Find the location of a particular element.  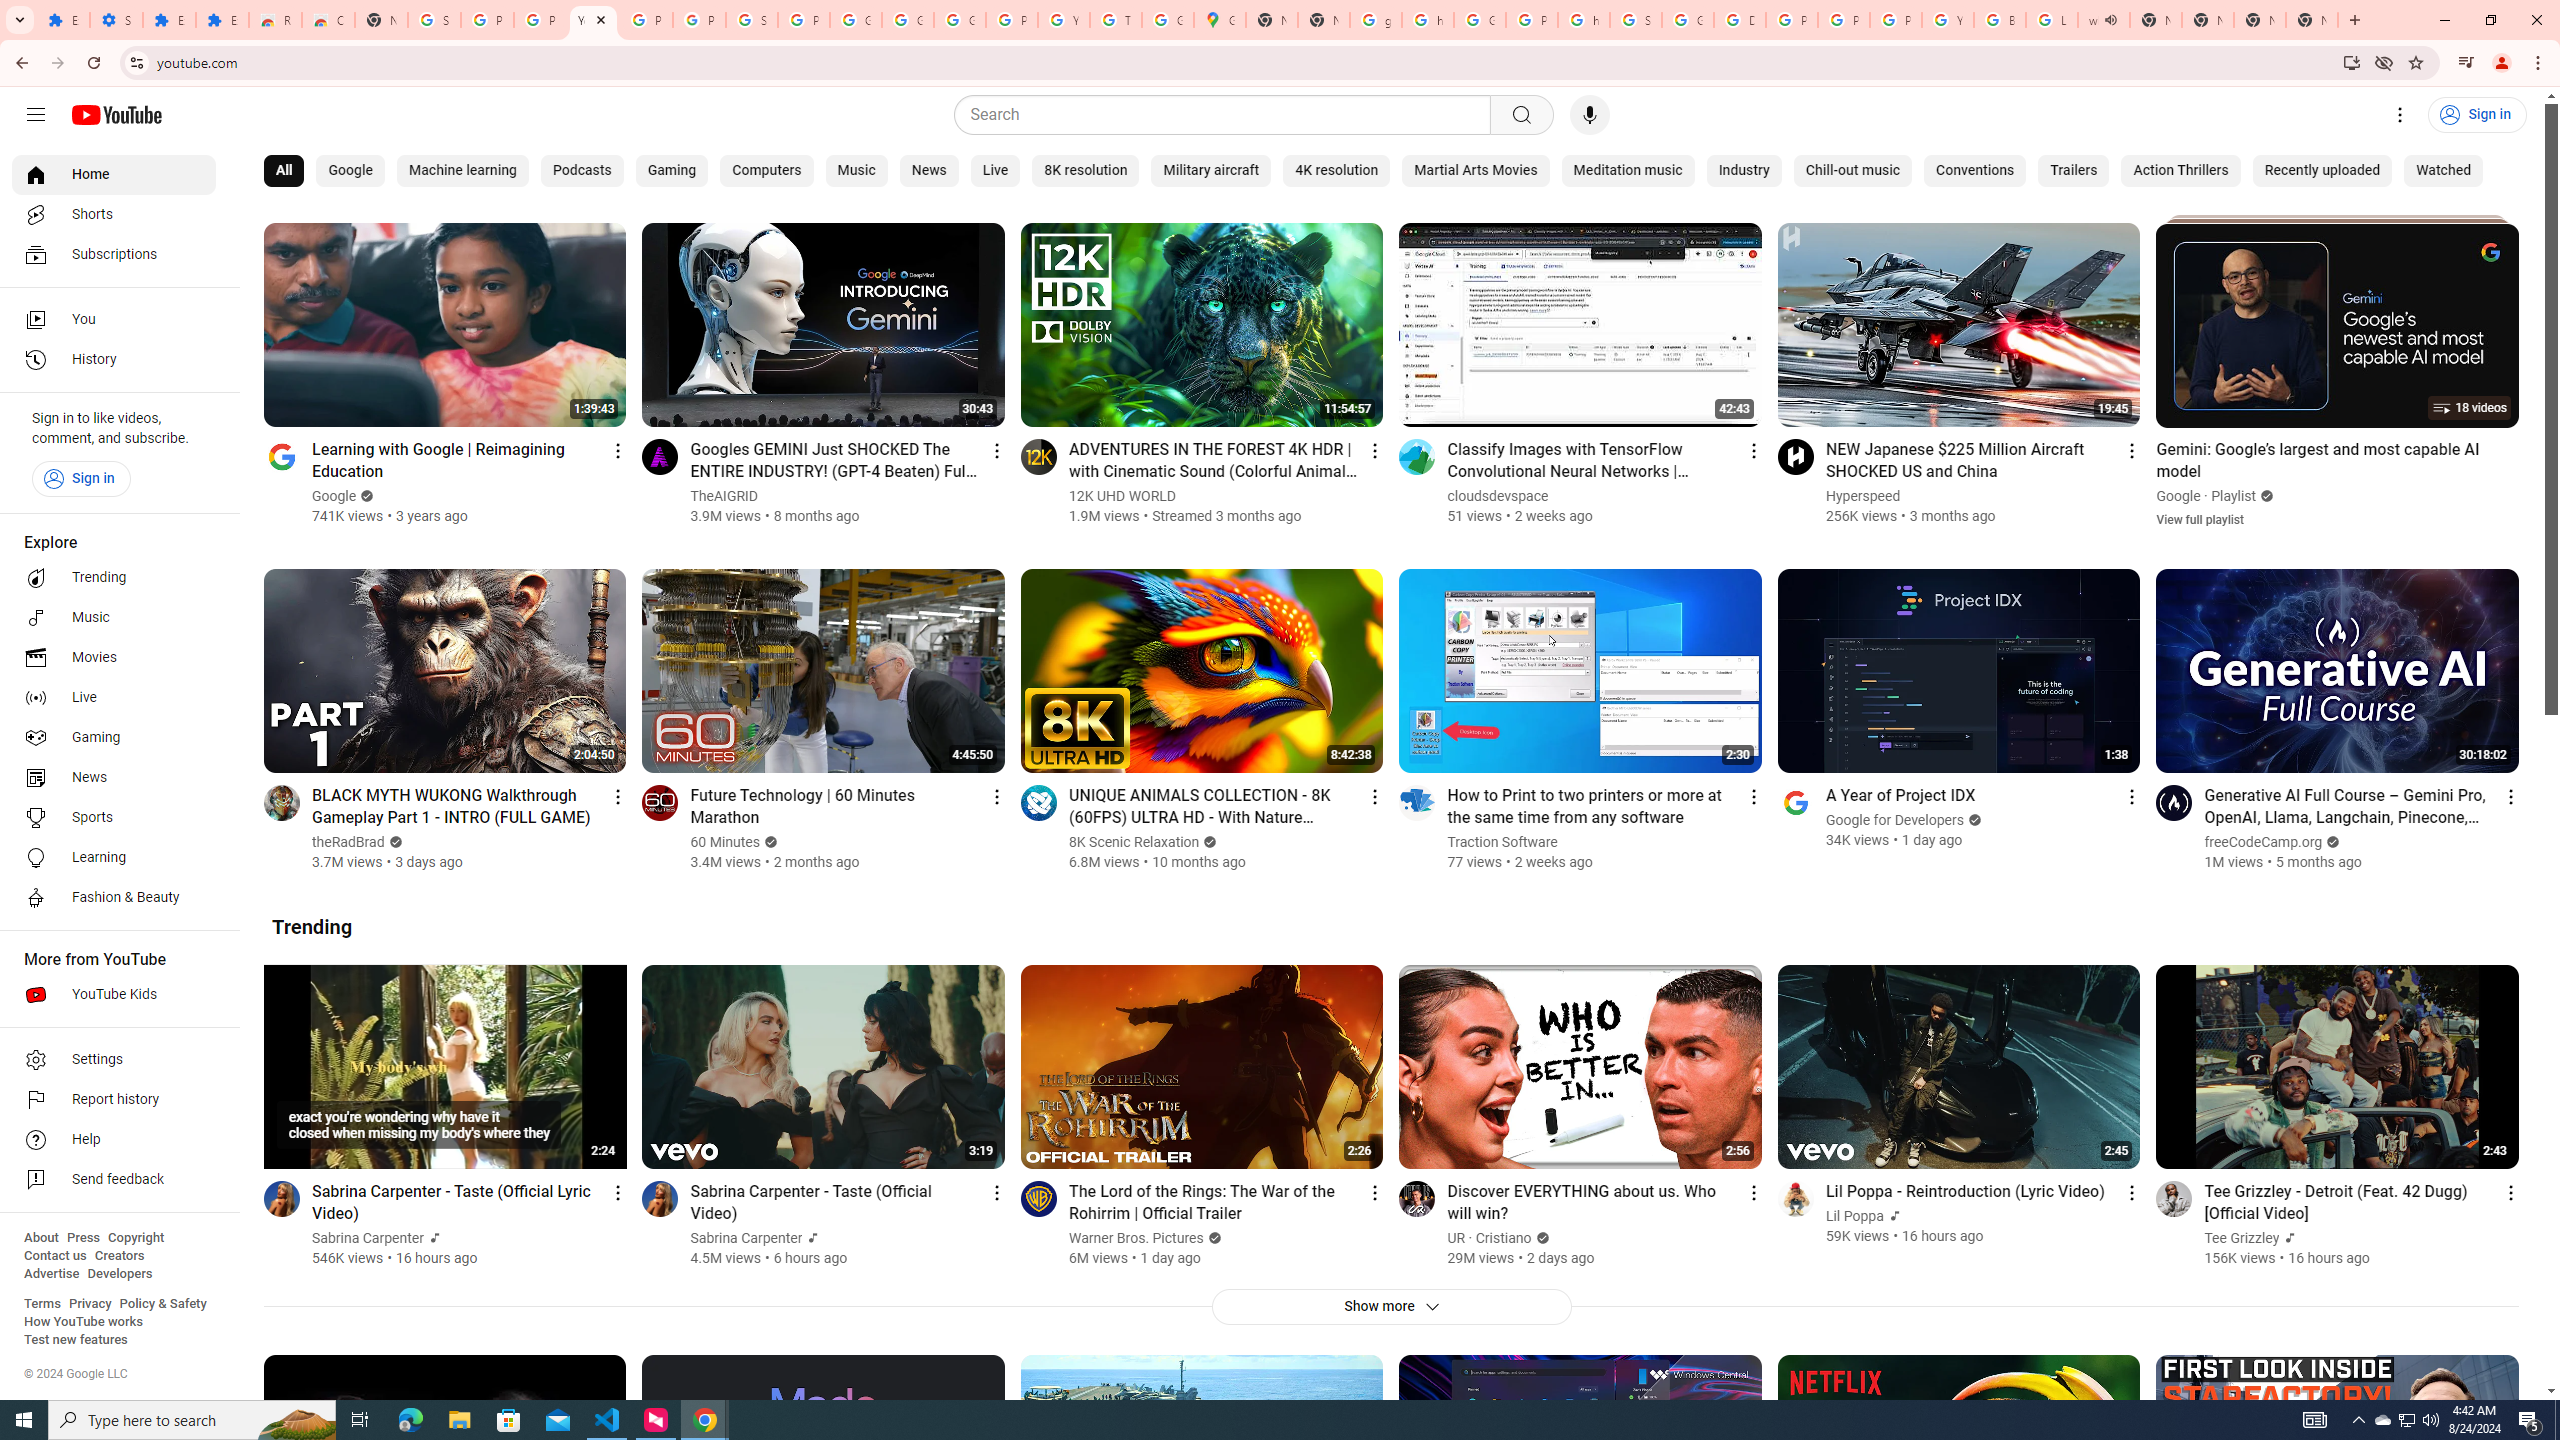

'Policy & Safety' is located at coordinates (162, 1302).